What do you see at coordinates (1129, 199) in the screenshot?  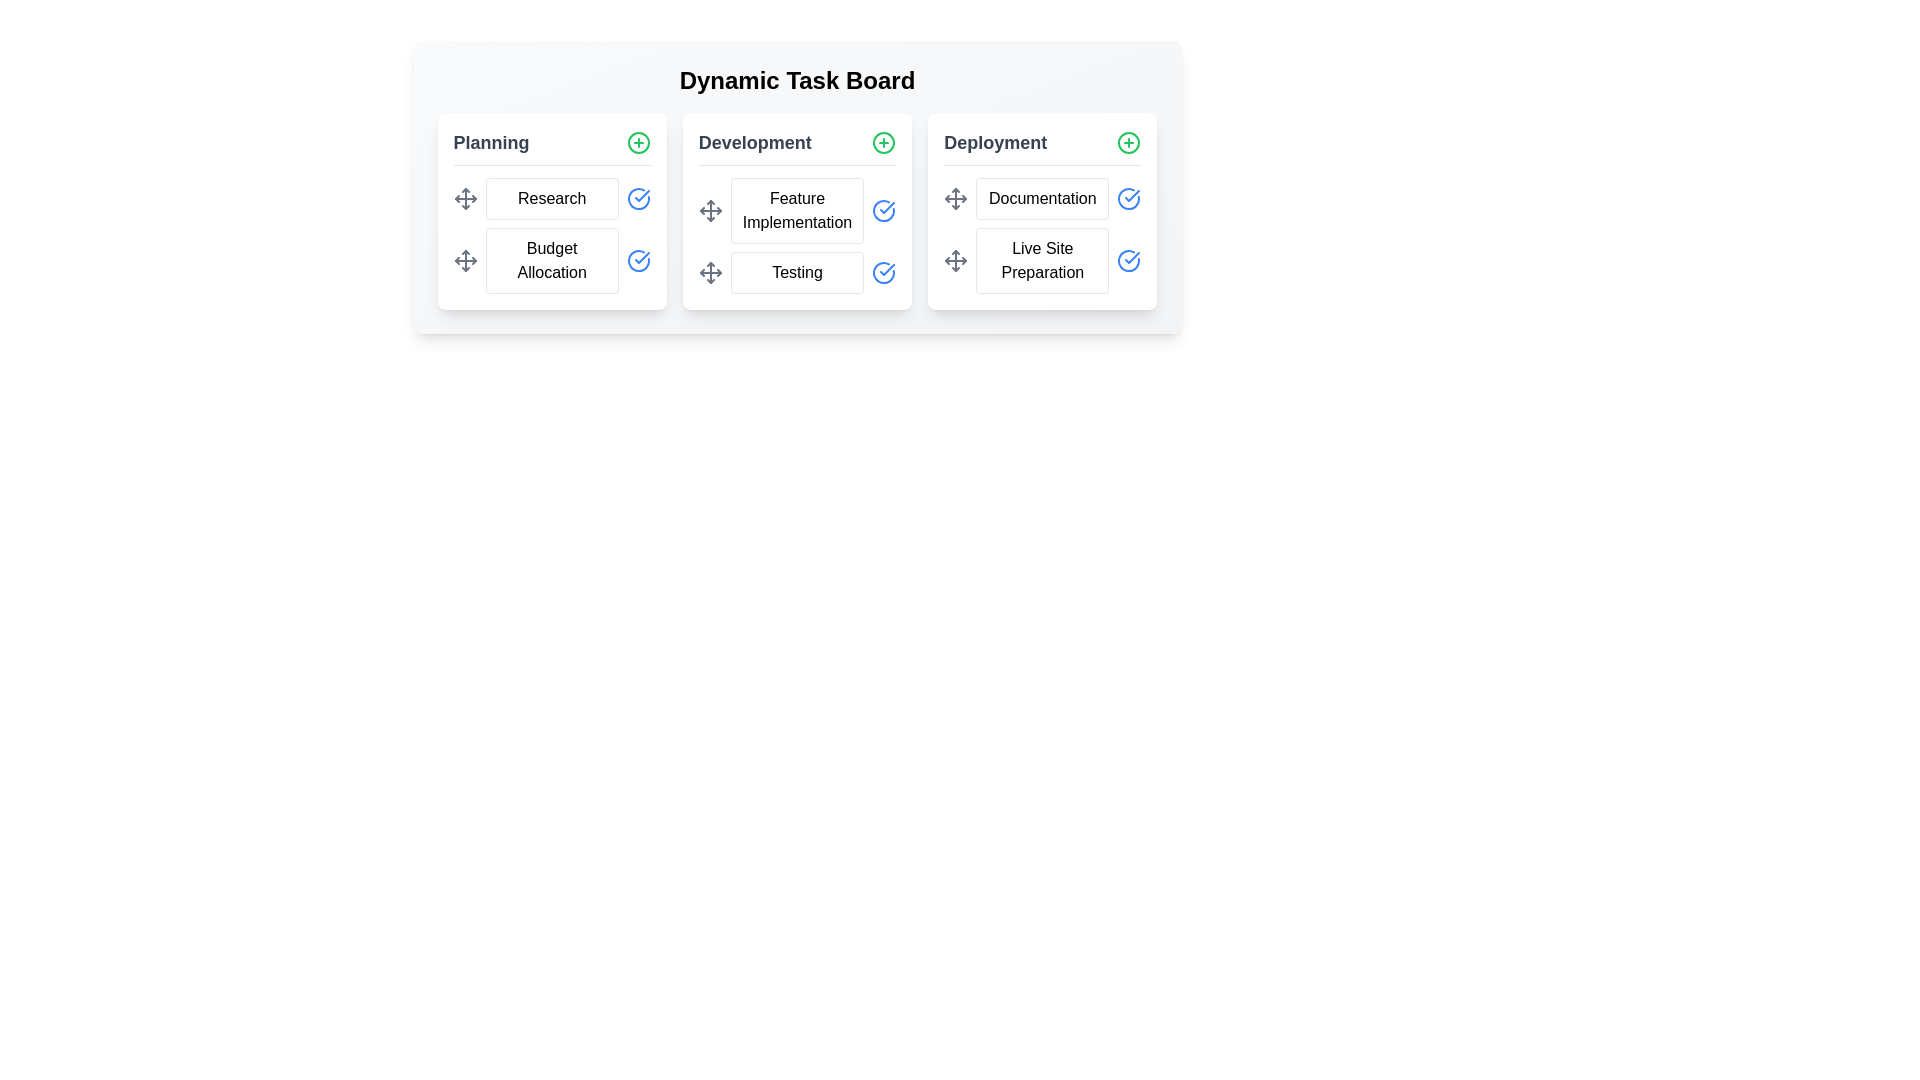 I see `'CheckCircle' icon next to the task 'Documentation' to mark it as complete` at bounding box center [1129, 199].